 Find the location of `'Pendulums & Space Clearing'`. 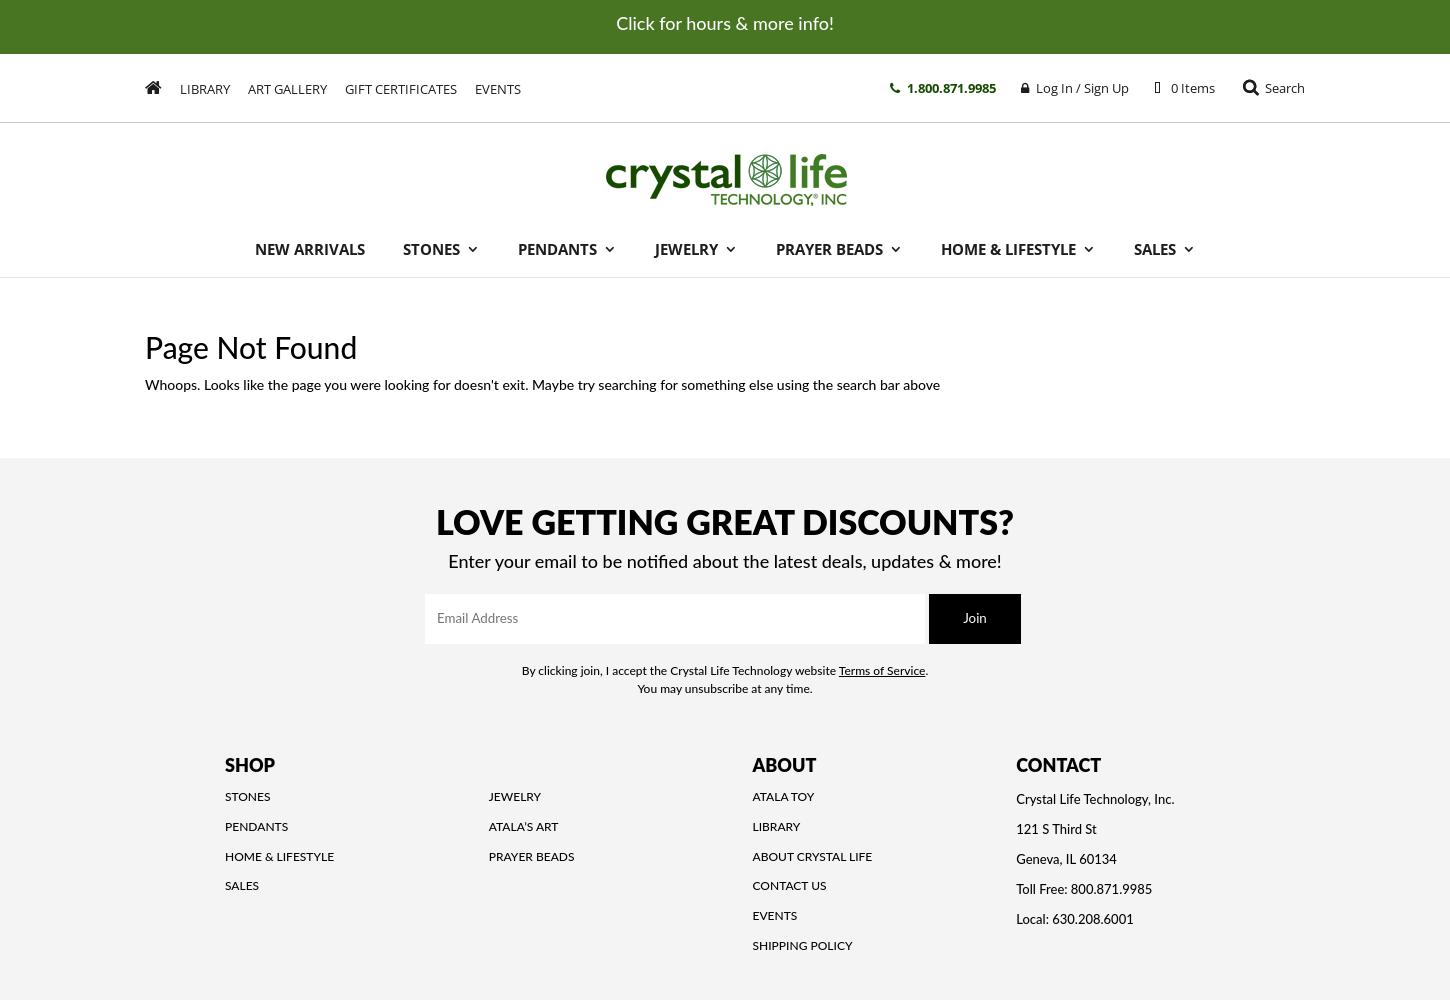

'Pendulums & Space Clearing' is located at coordinates (1054, 507).